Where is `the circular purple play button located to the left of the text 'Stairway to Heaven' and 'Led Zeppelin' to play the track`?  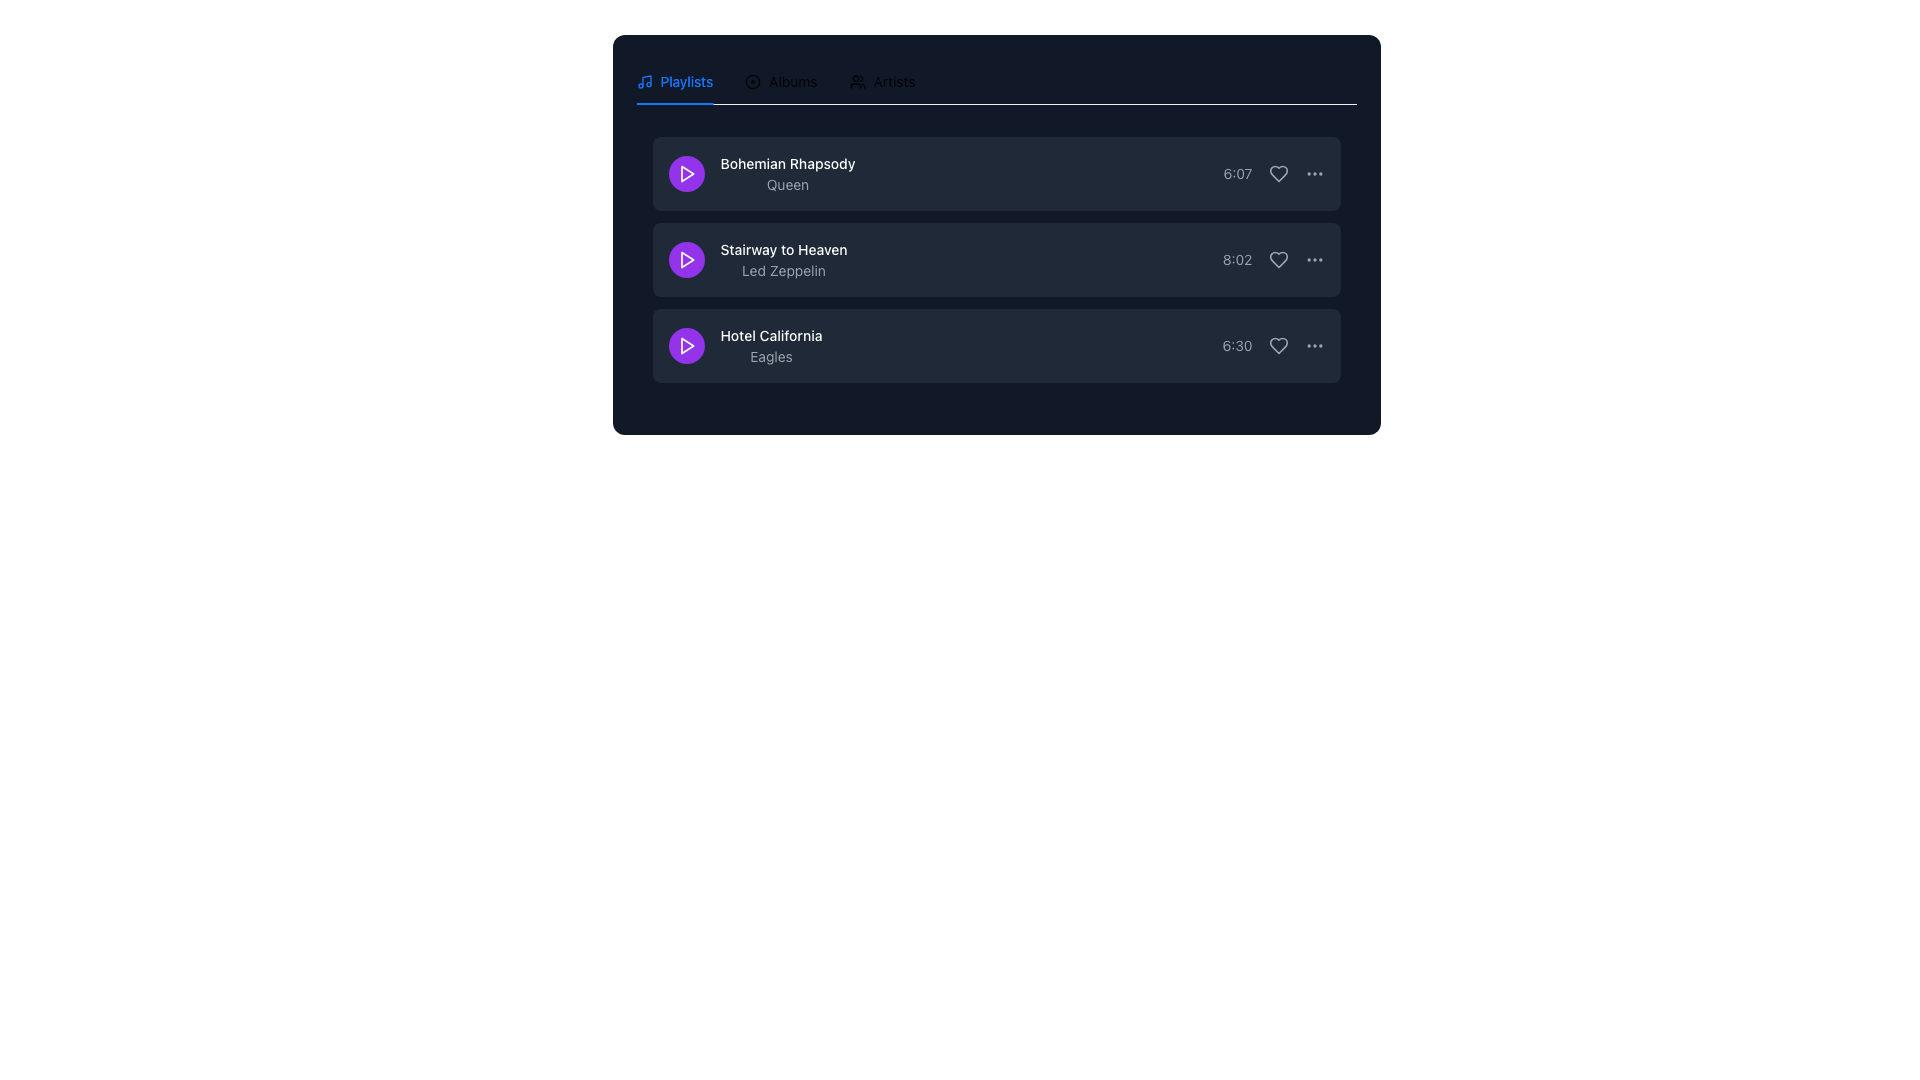
the circular purple play button located to the left of the text 'Stairway to Heaven' and 'Led Zeppelin' to play the track is located at coordinates (686, 258).